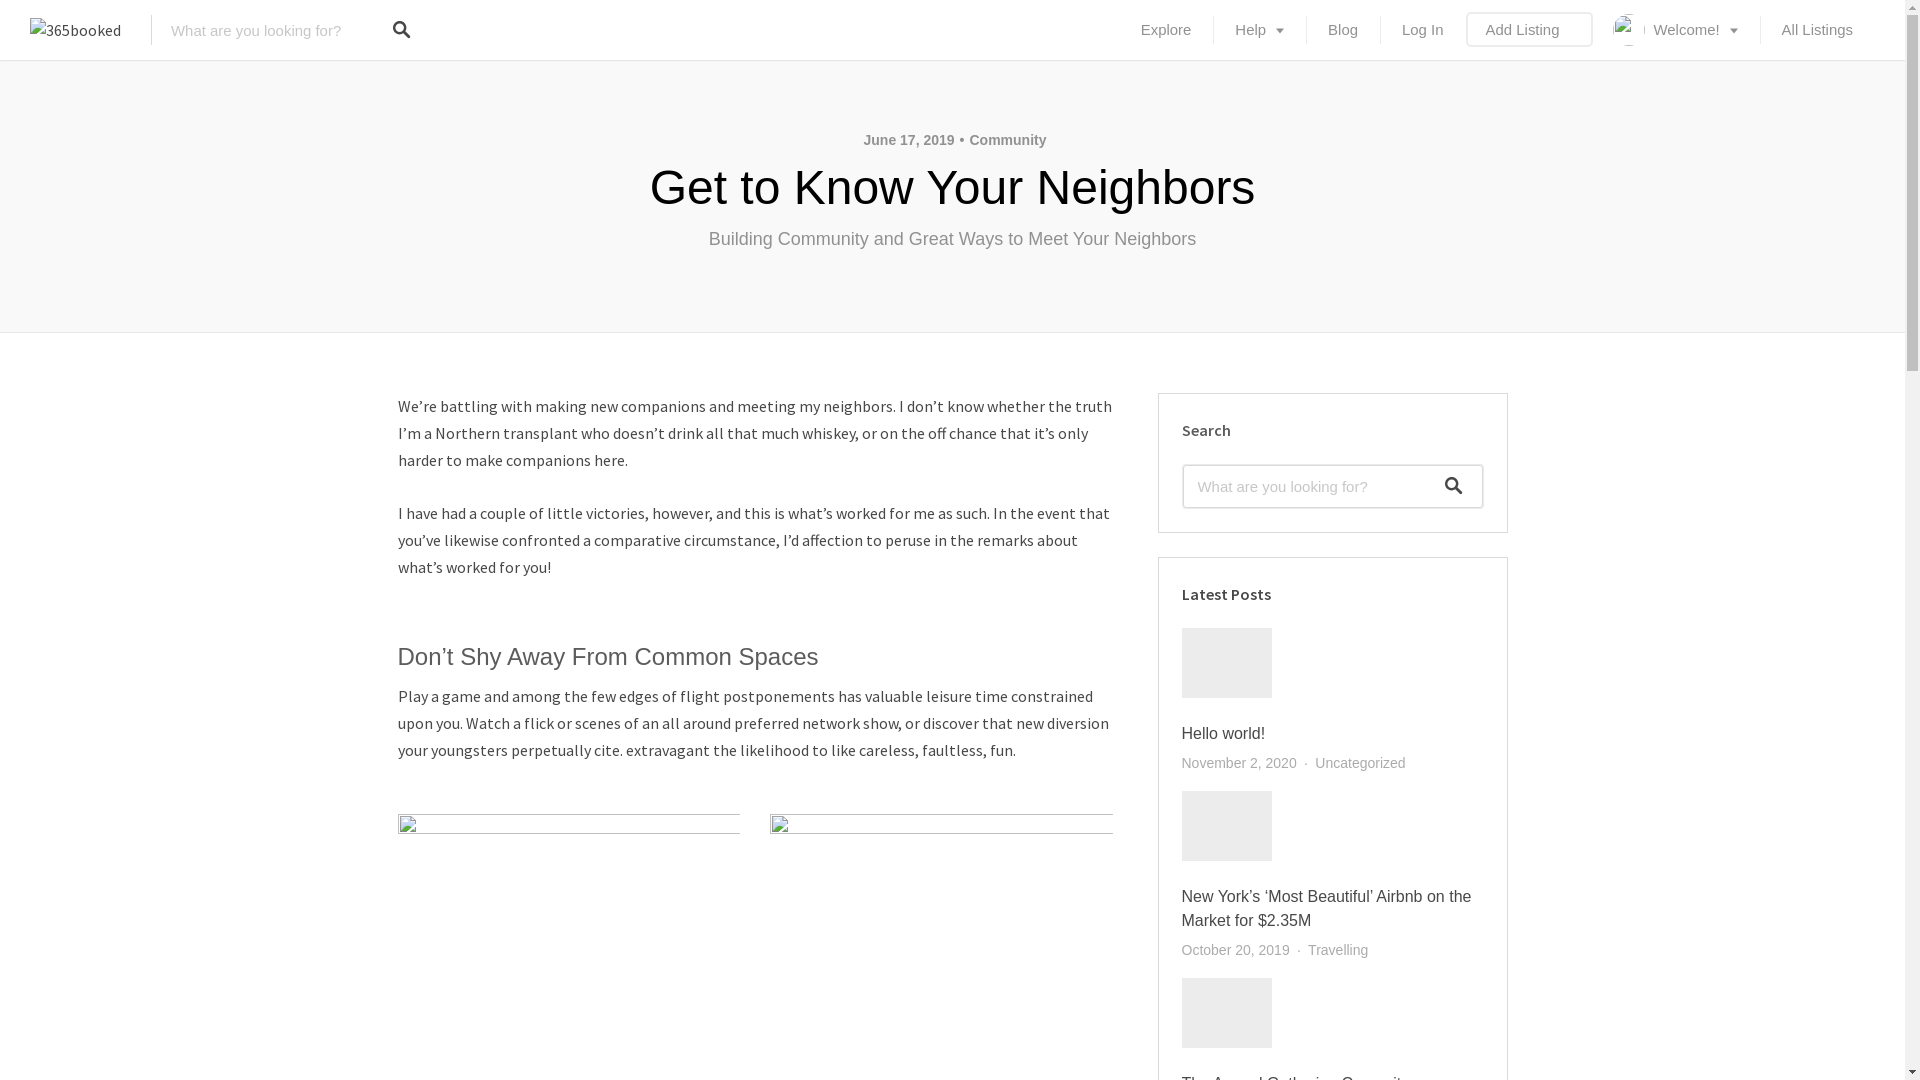  Describe the element at coordinates (1675, 30) in the screenshot. I see `'Welcome!'` at that location.